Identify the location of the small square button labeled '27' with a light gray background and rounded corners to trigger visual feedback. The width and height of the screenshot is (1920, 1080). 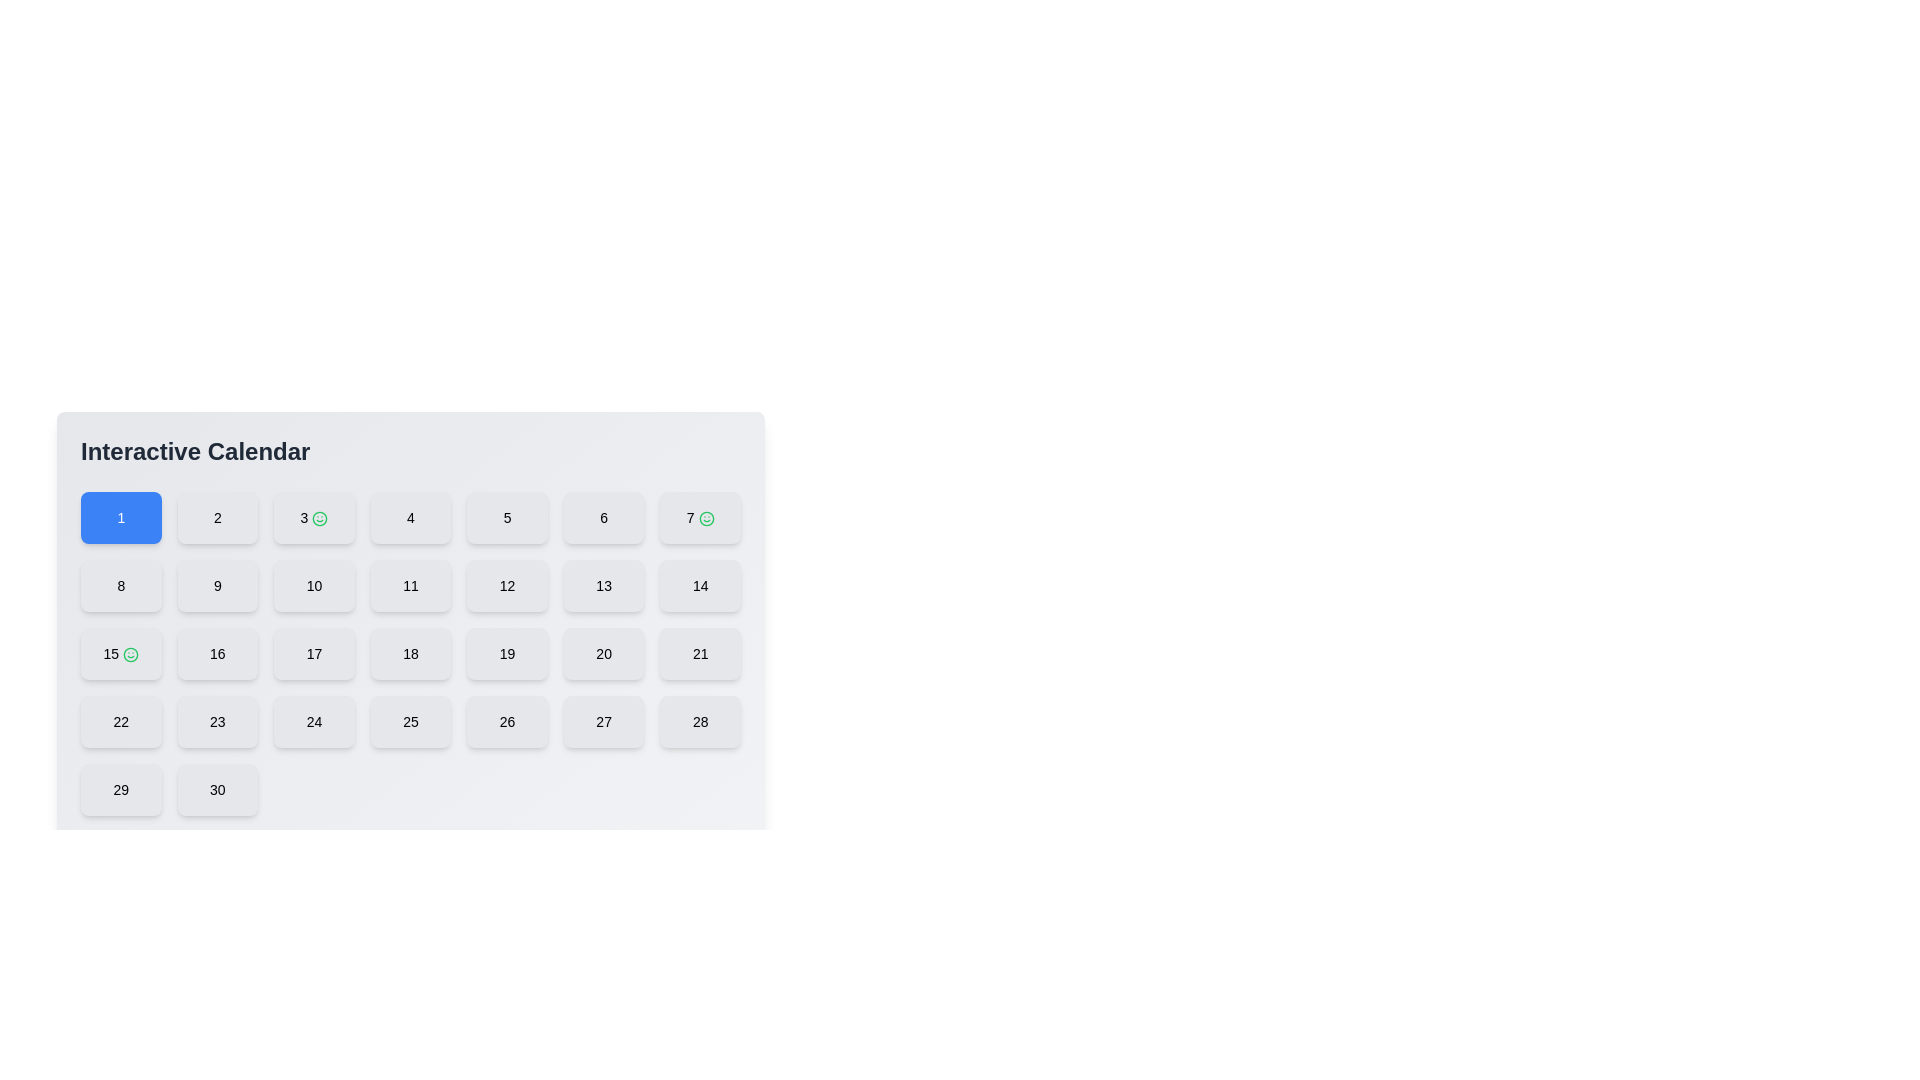
(603, 721).